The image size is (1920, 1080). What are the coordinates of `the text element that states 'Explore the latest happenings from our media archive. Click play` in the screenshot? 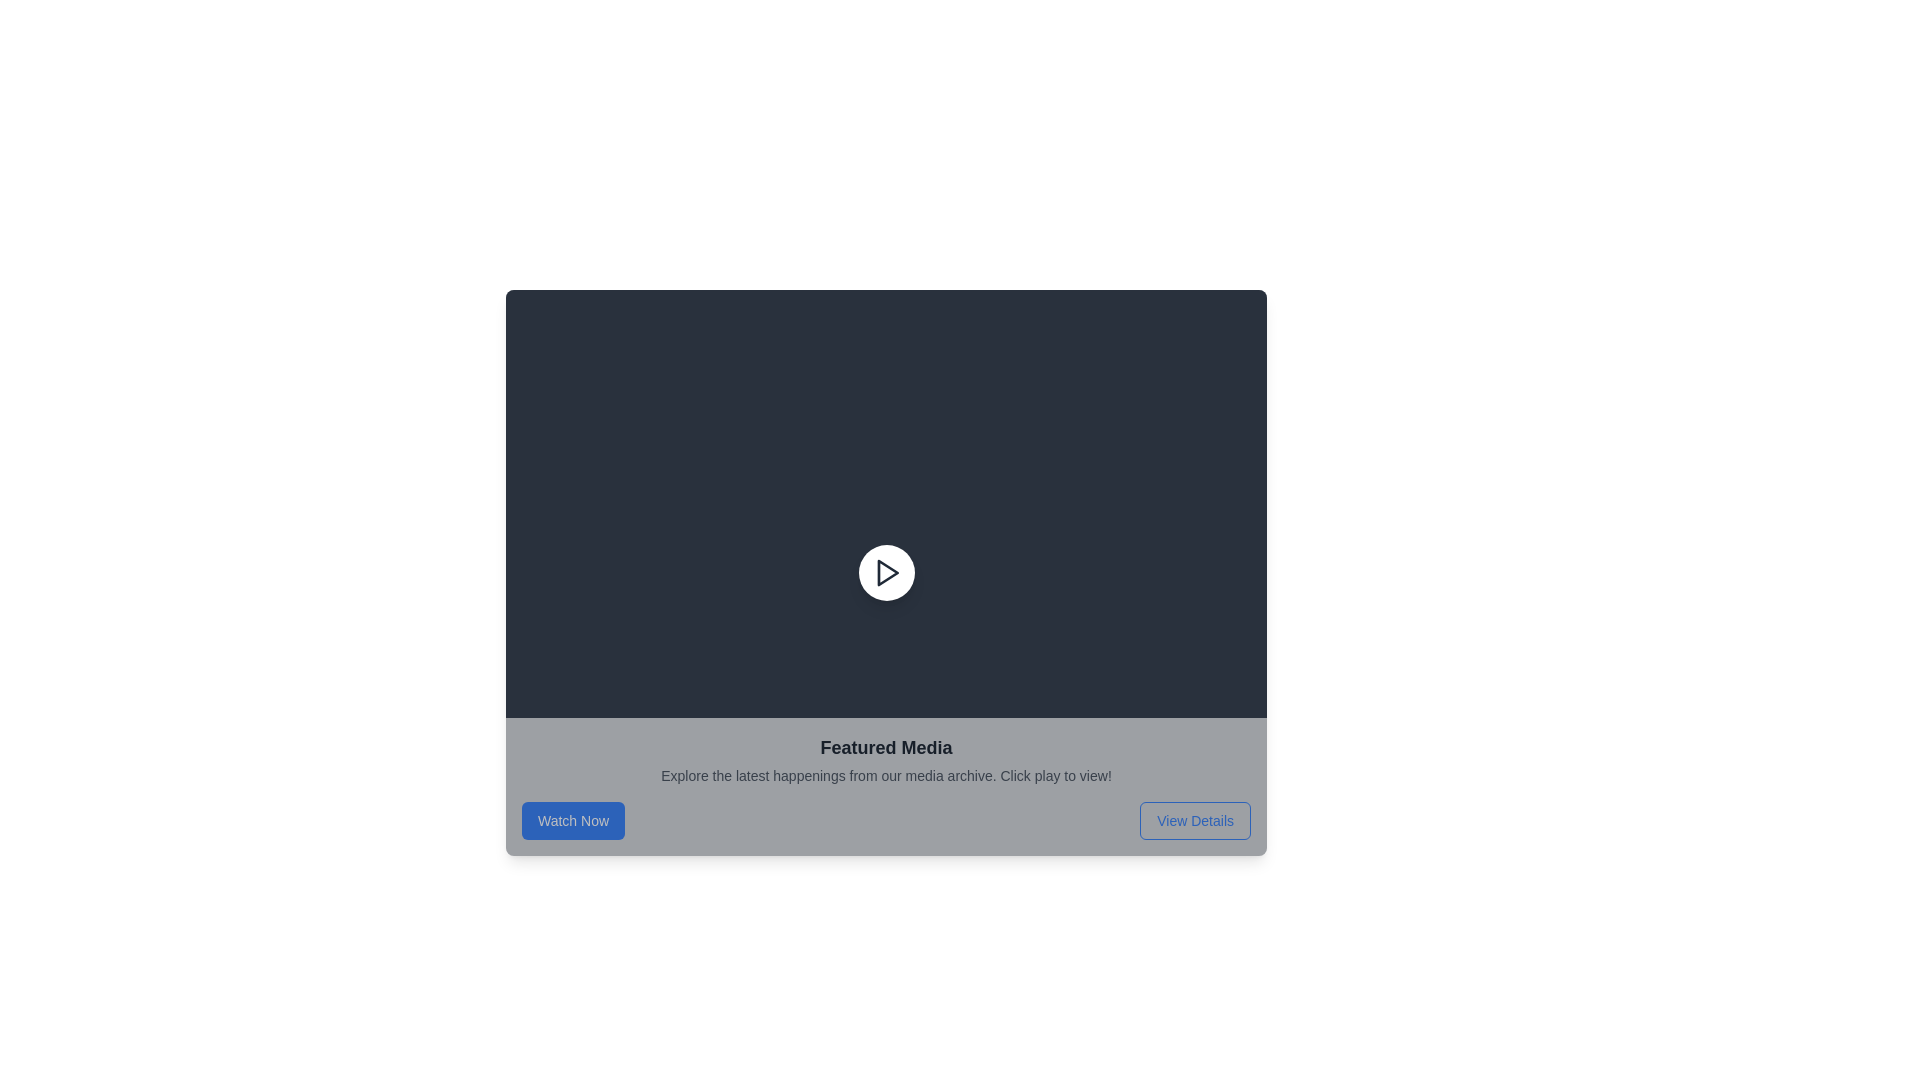 It's located at (885, 775).